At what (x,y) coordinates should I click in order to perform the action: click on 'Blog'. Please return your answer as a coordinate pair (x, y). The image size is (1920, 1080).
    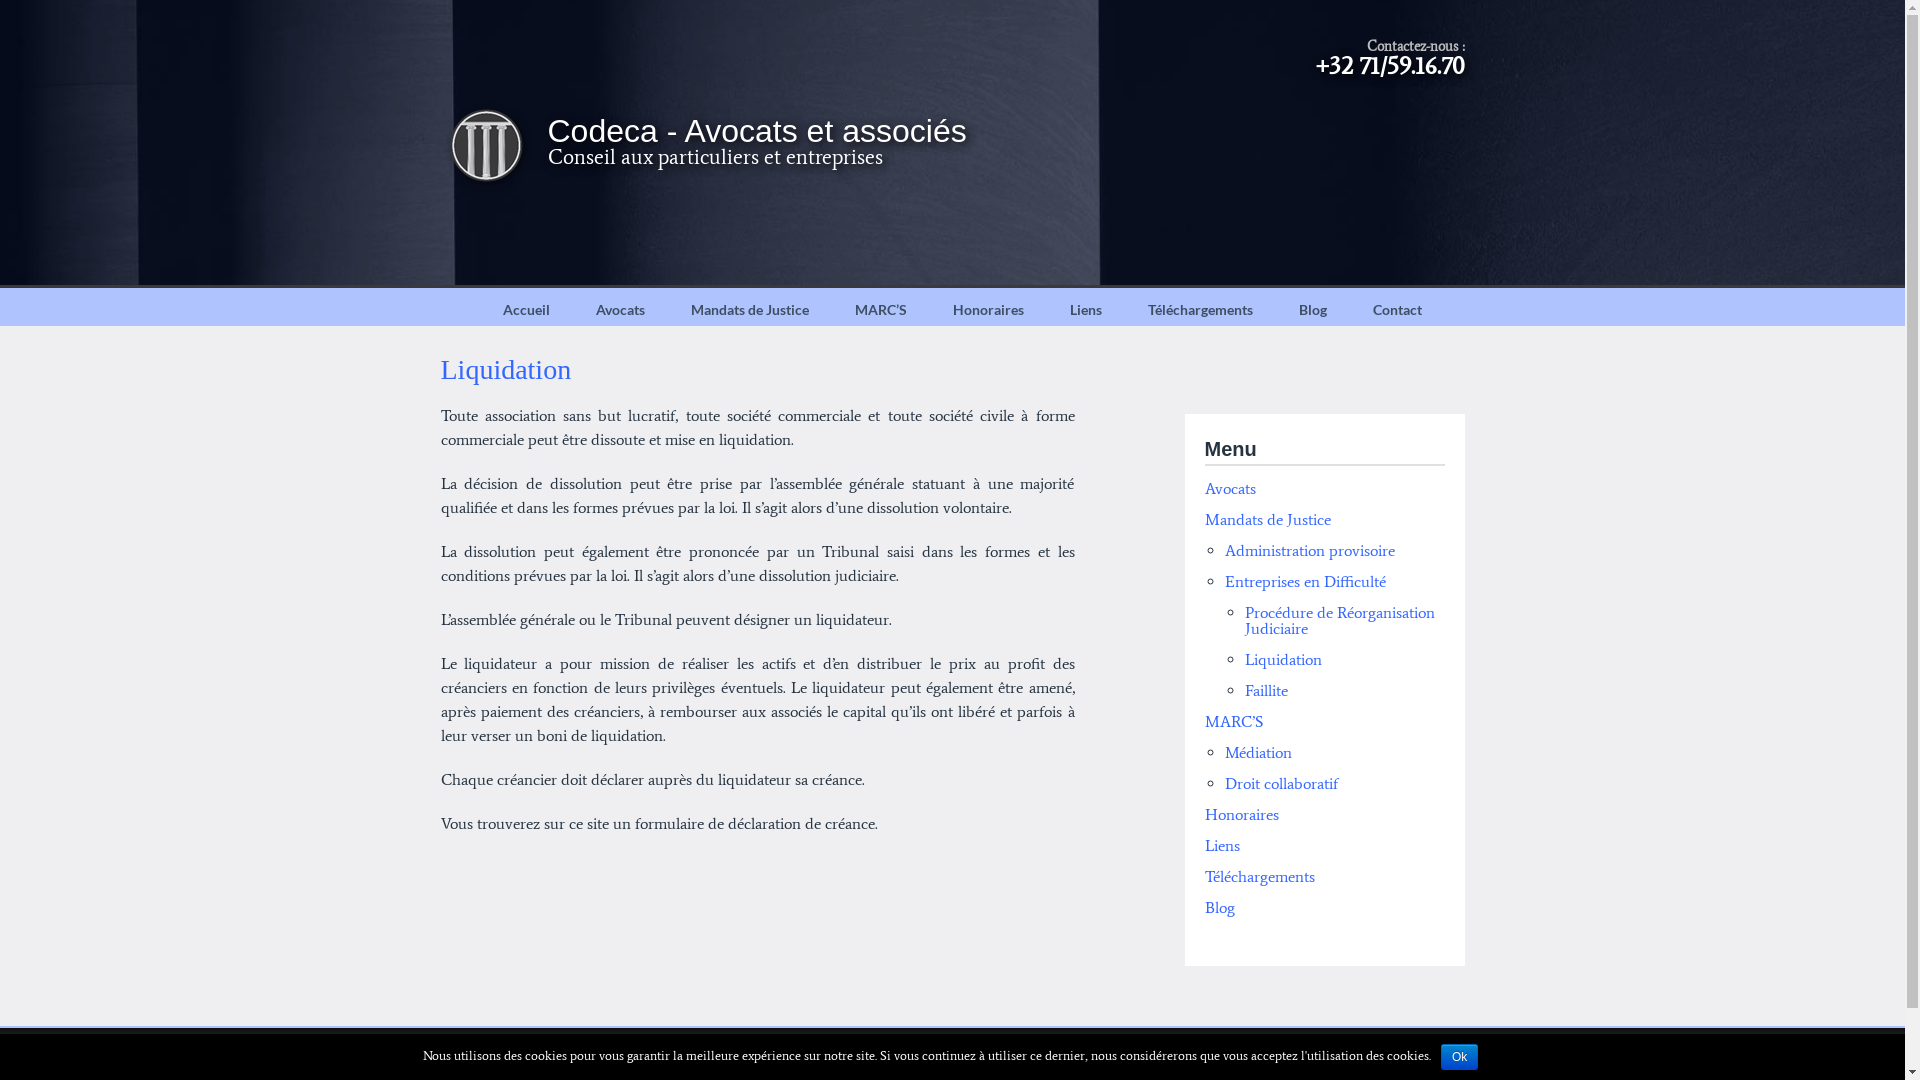
    Looking at the image, I should click on (1218, 907).